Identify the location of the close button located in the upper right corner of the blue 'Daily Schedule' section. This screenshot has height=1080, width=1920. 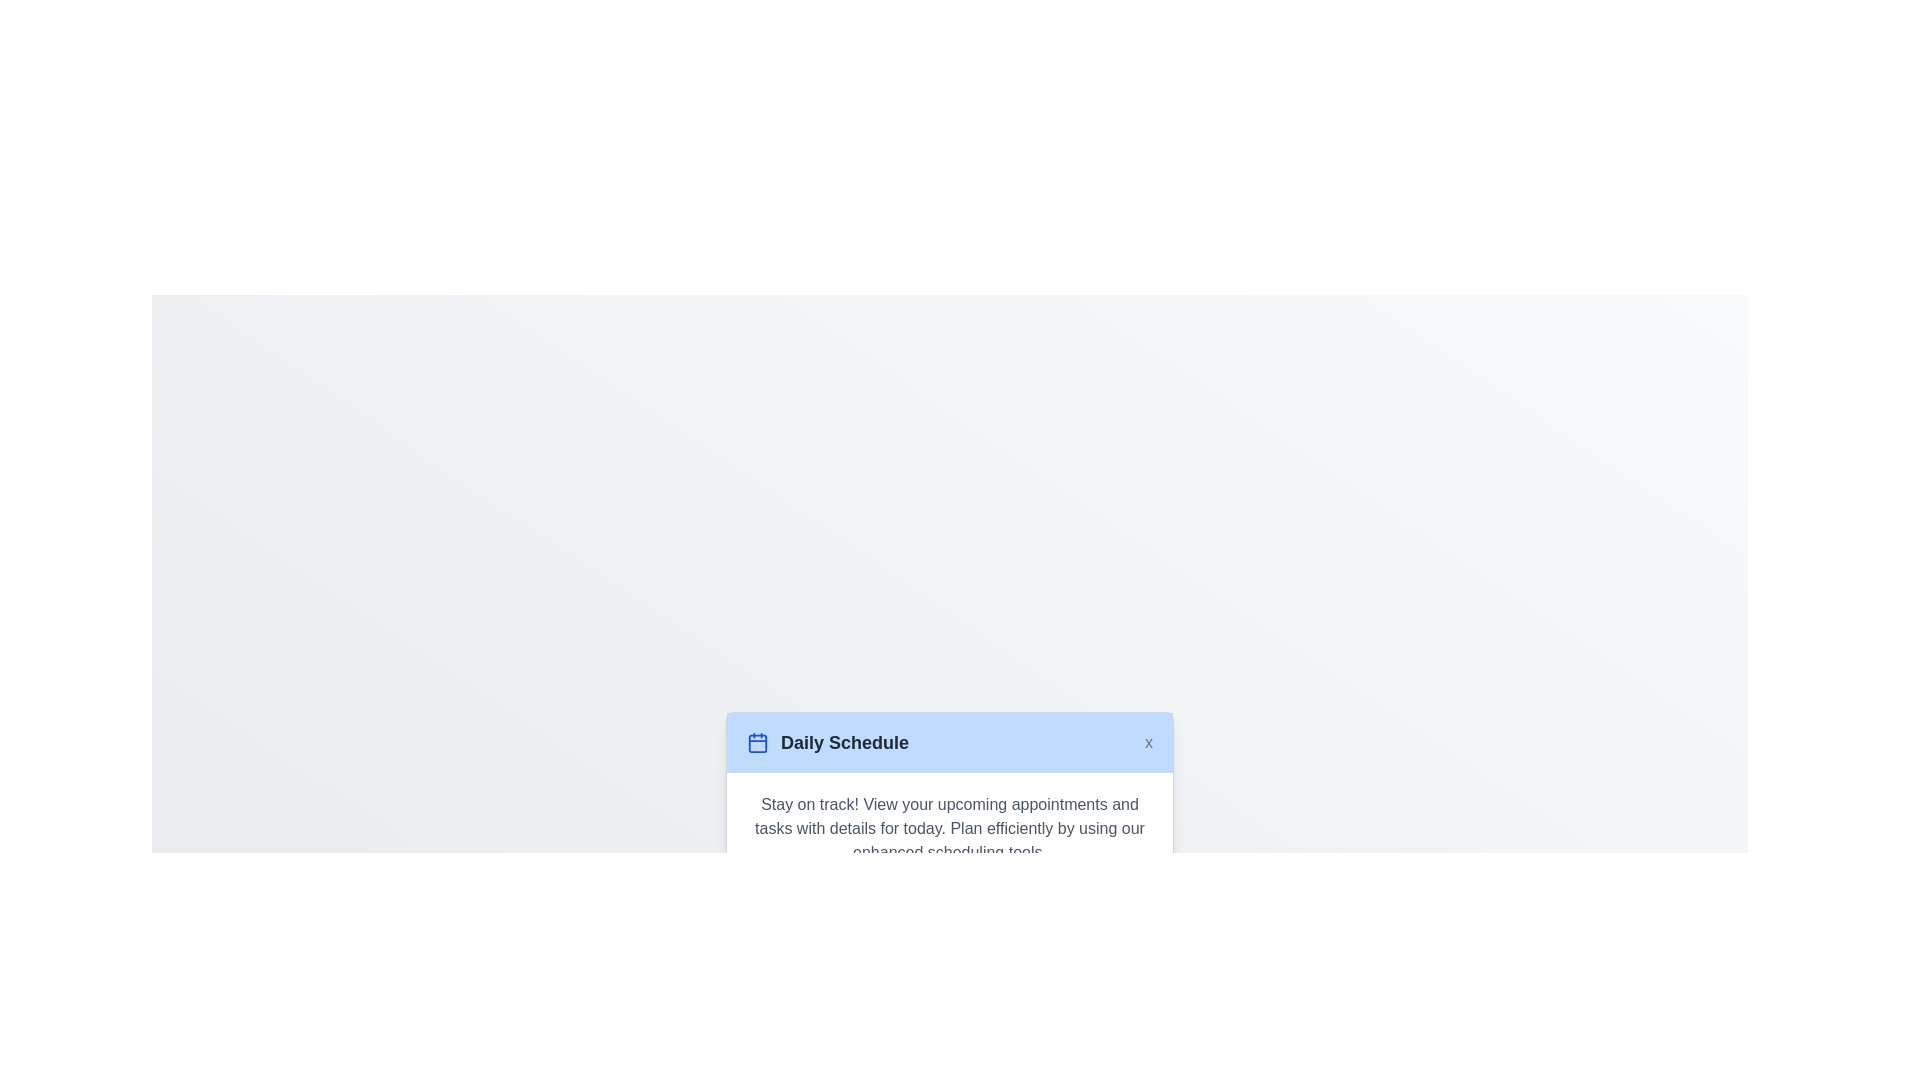
(1148, 741).